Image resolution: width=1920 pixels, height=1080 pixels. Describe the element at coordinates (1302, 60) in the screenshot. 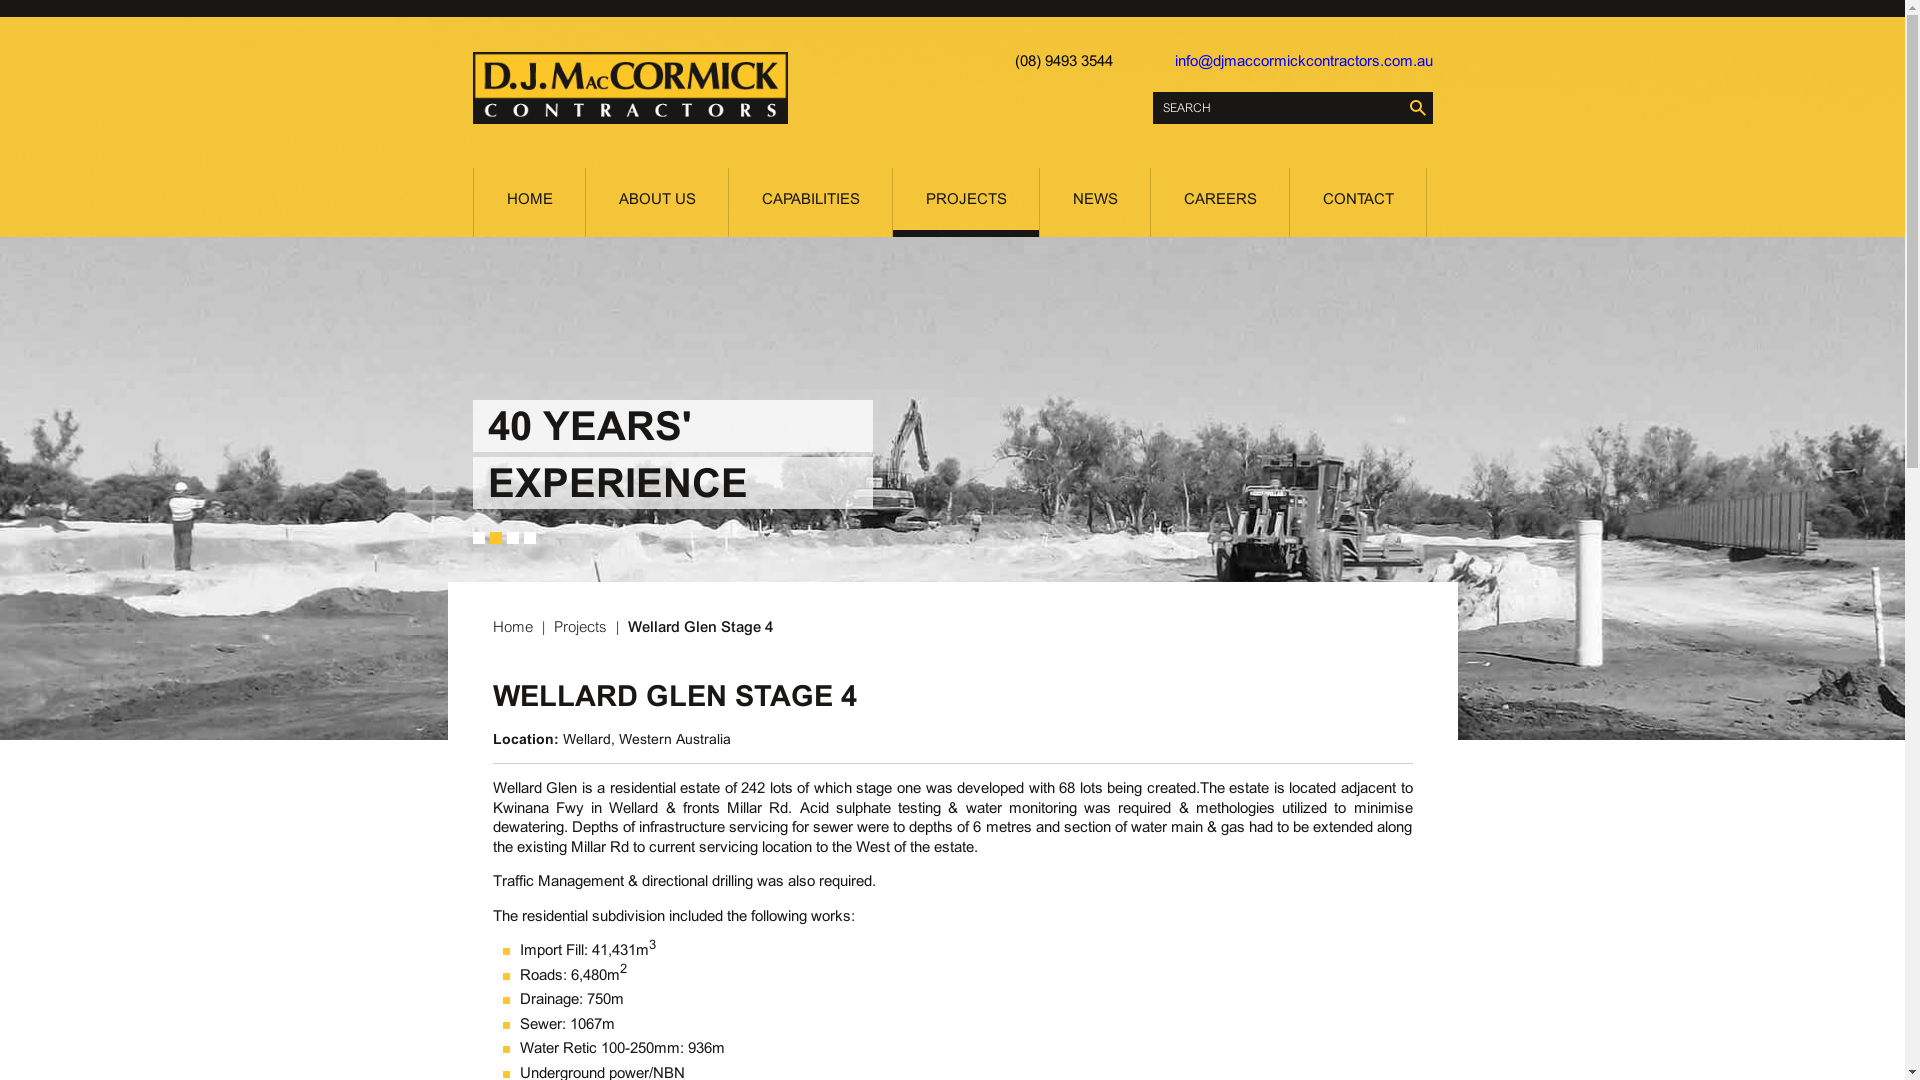

I see `'info@djmaccormickcontractors.com.au'` at that location.